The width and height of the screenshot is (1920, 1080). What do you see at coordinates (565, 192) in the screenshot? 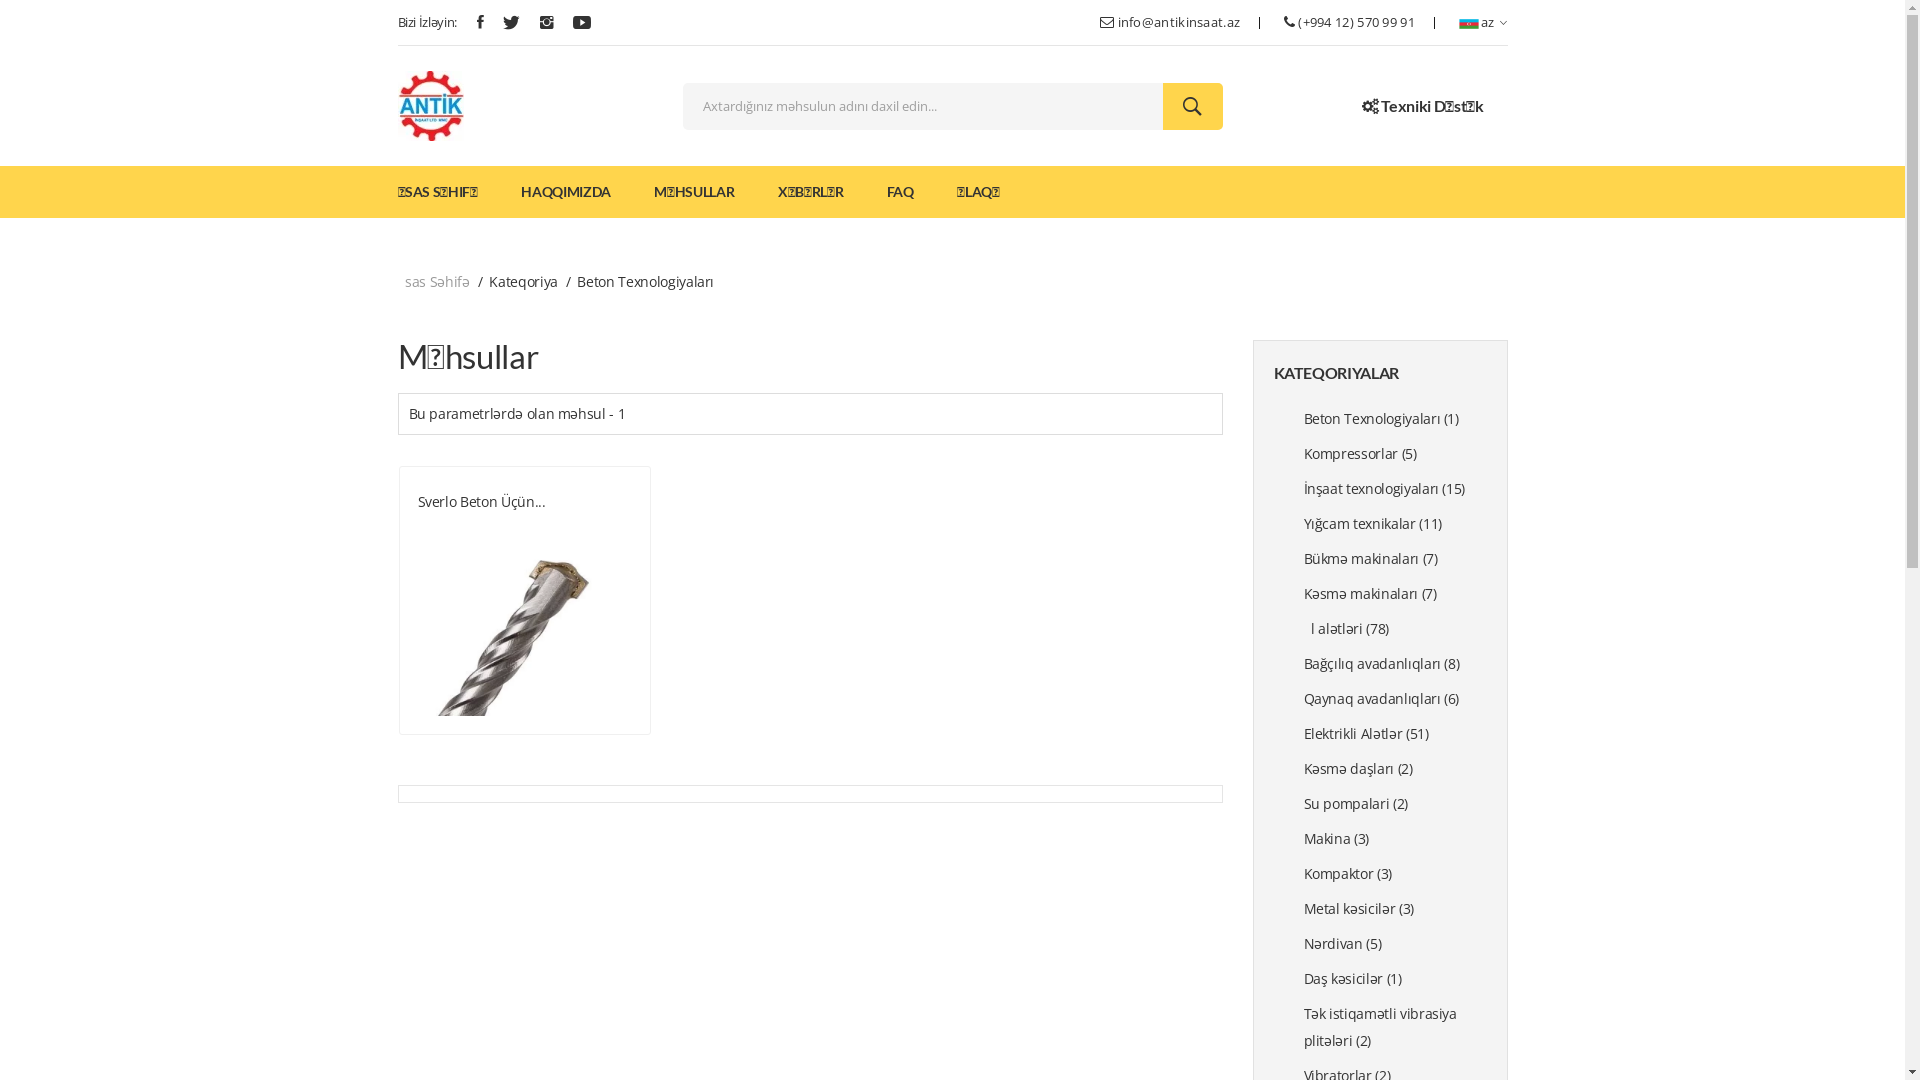
I see `'HAQQIMIZDA'` at bounding box center [565, 192].